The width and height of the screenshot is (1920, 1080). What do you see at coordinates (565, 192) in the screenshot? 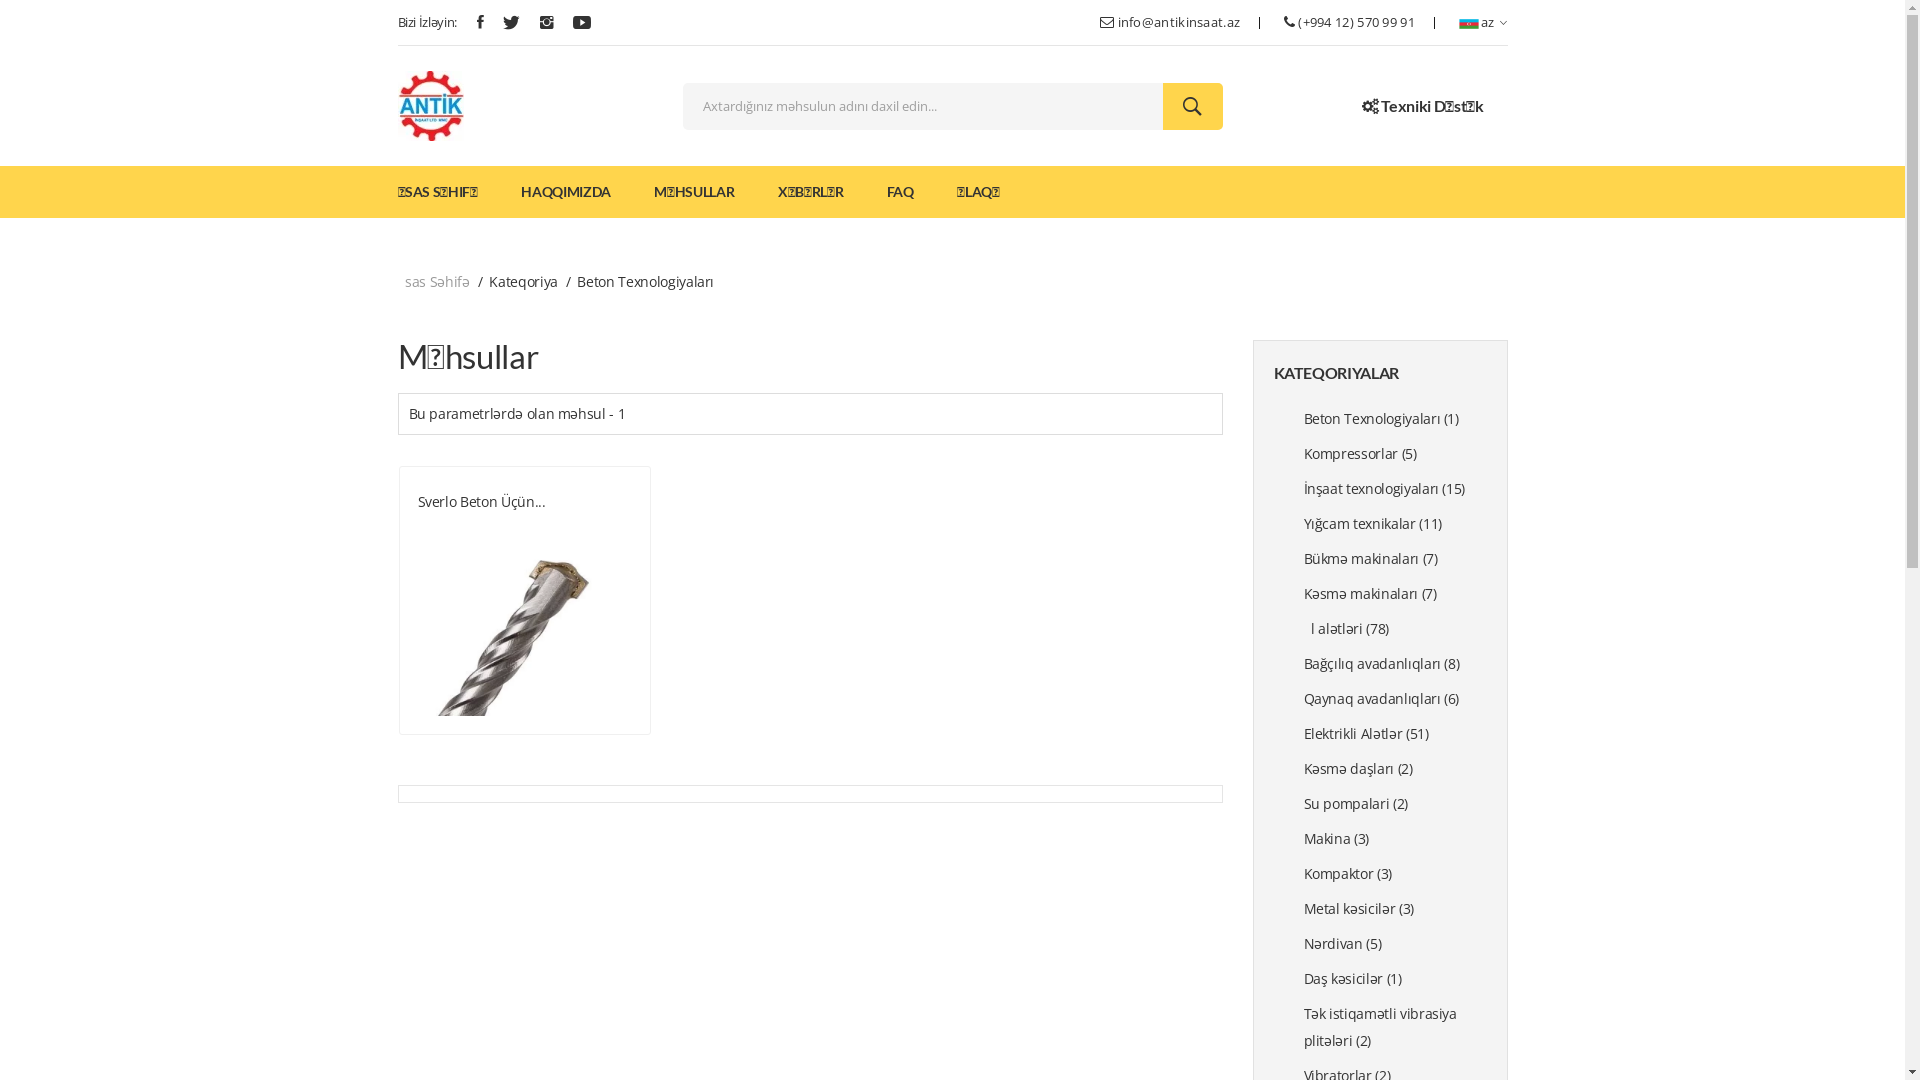
I see `'HAQQIMIZDA'` at bounding box center [565, 192].